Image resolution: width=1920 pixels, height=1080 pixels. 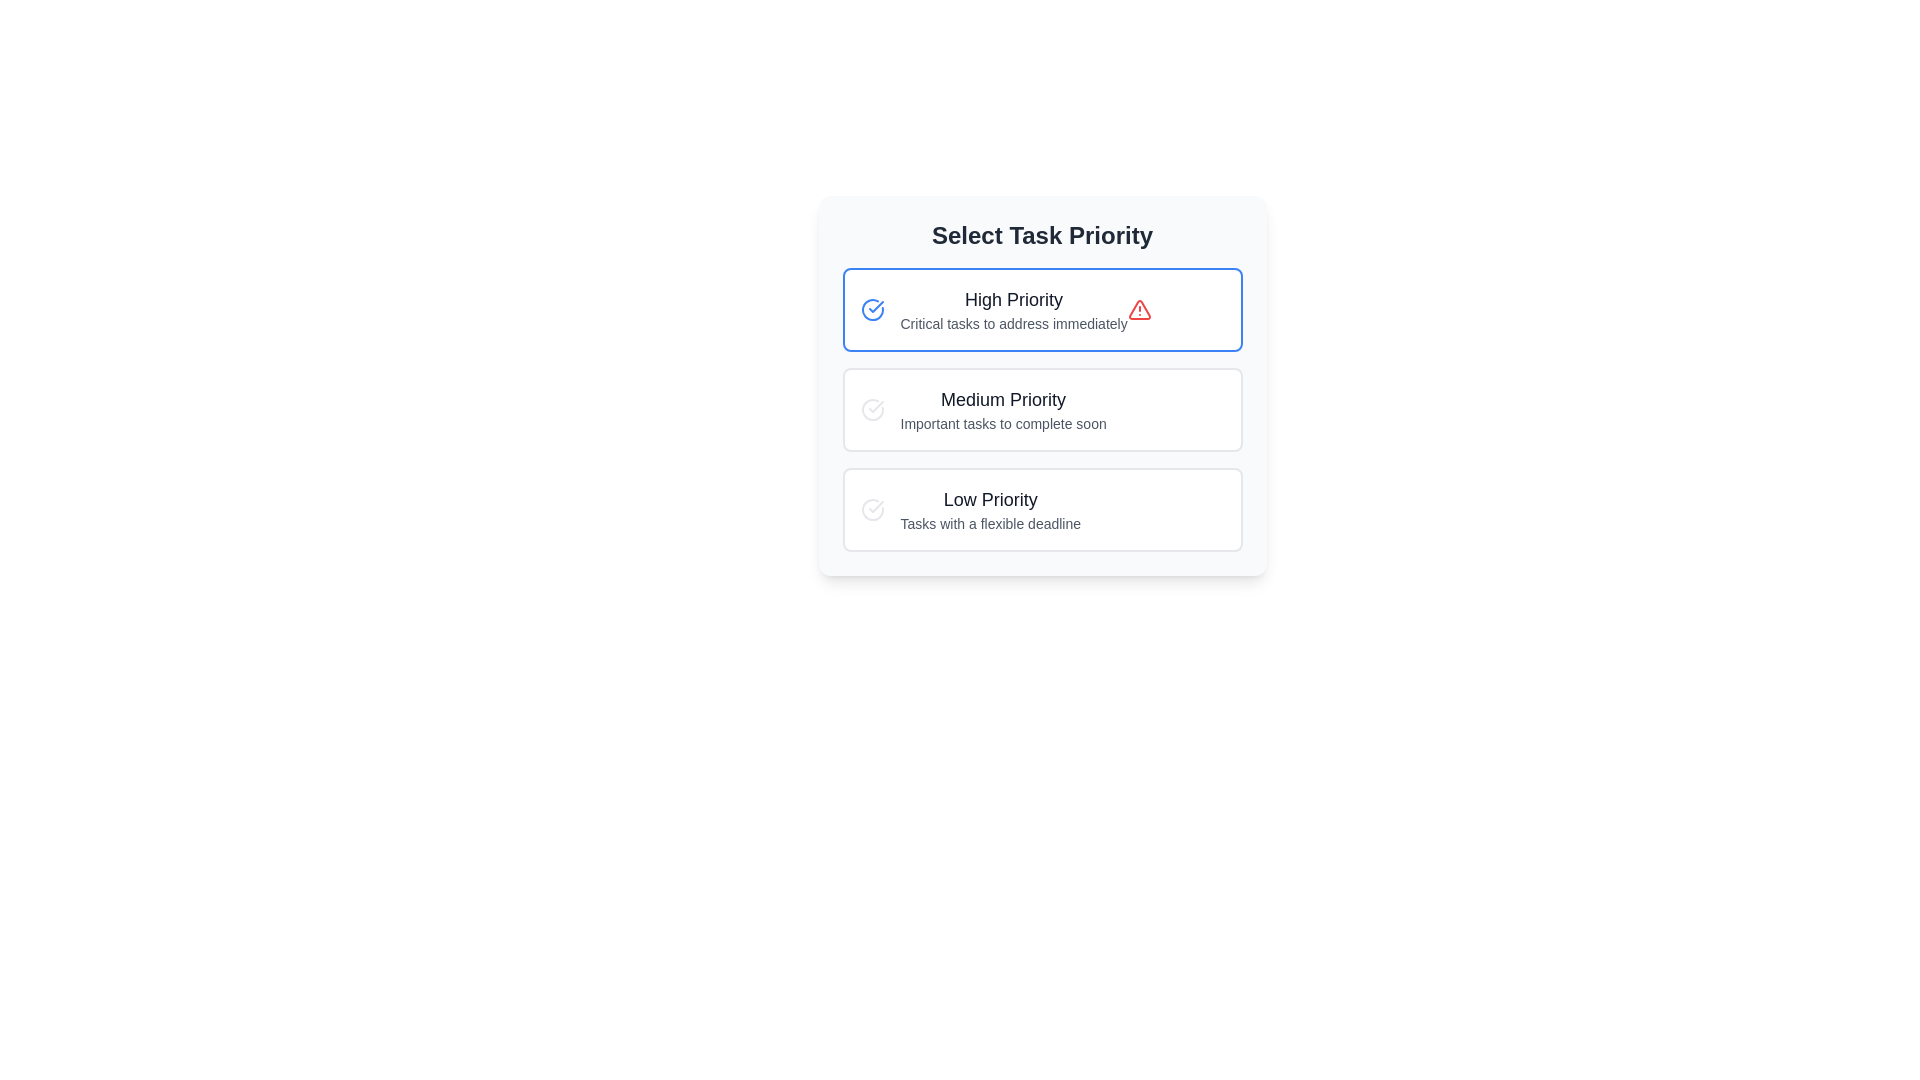 What do you see at coordinates (1139, 309) in the screenshot?
I see `the alert icon located within the 'High Priority' option box, to the right of the text 'Critical tasks` at bounding box center [1139, 309].